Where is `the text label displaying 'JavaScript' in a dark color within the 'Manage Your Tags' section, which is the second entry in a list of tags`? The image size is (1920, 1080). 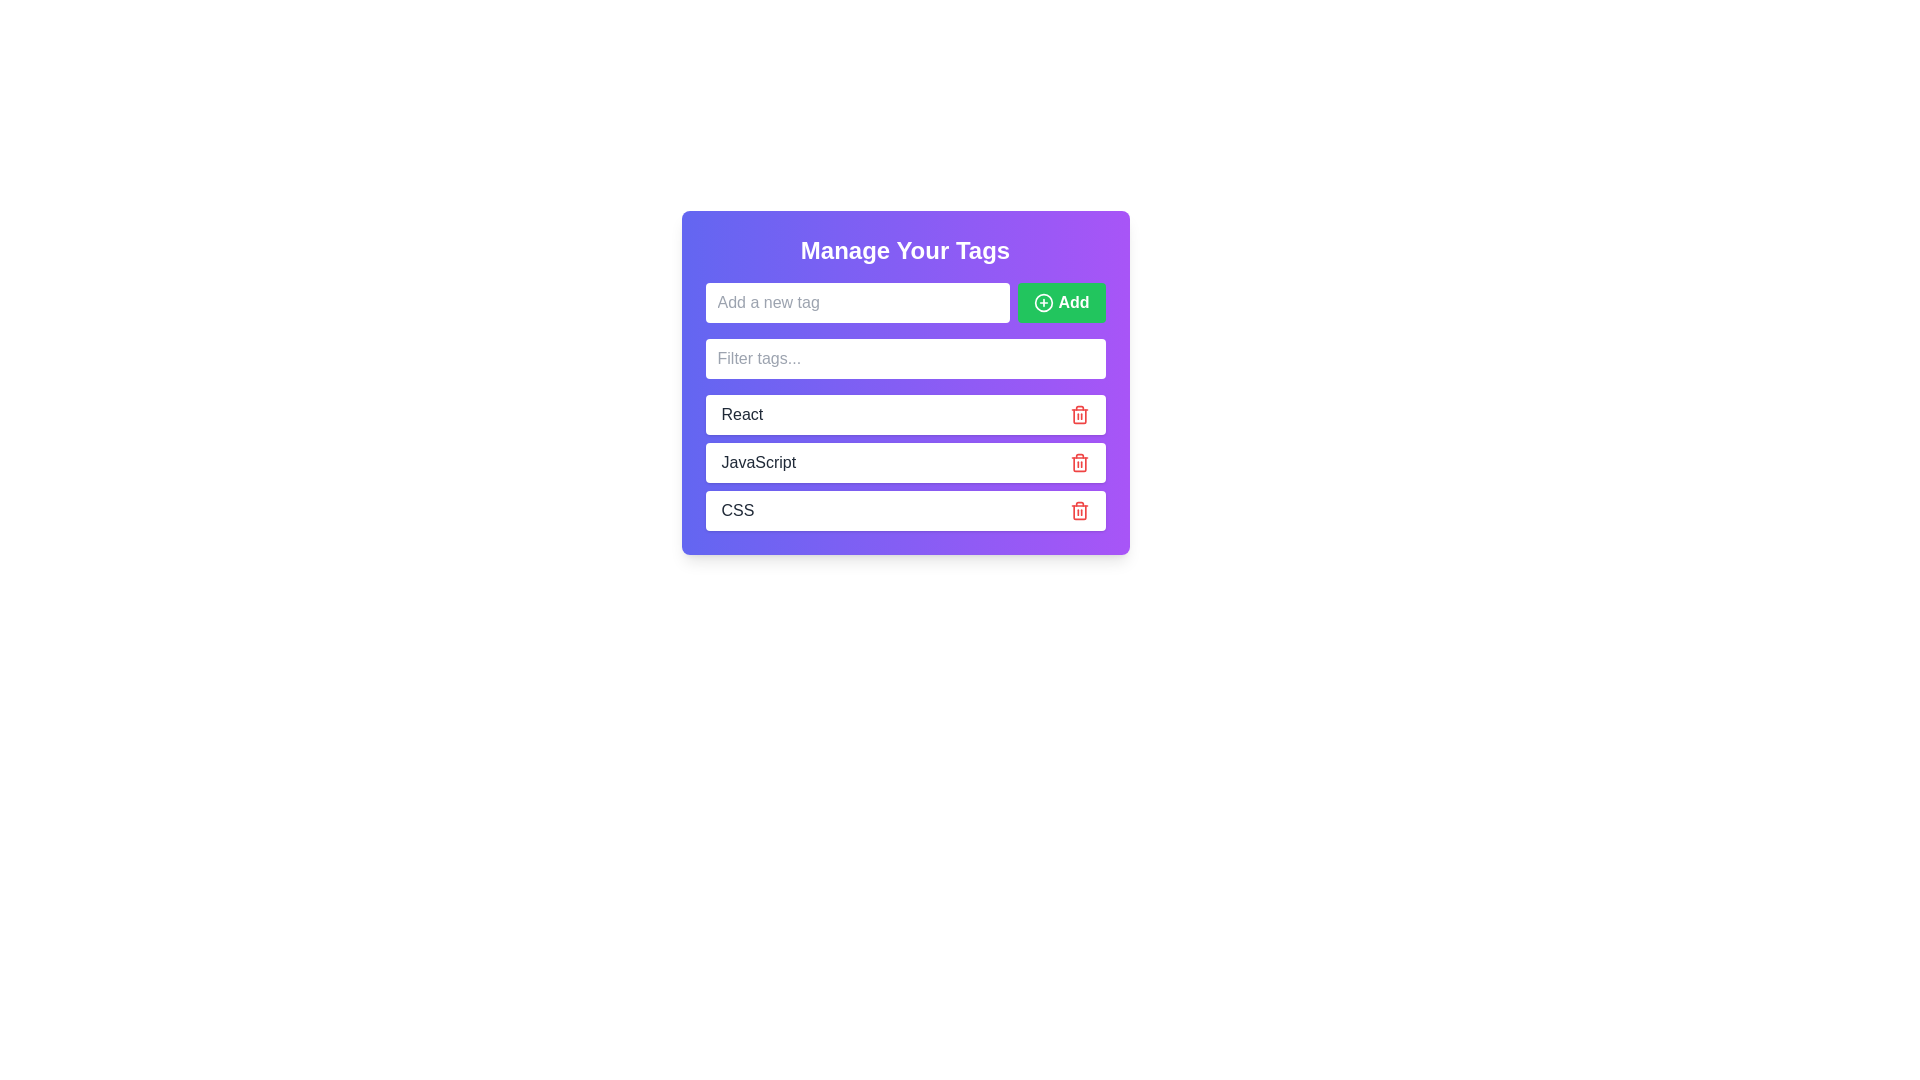
the text label displaying 'JavaScript' in a dark color within the 'Manage Your Tags' section, which is the second entry in a list of tags is located at coordinates (757, 462).